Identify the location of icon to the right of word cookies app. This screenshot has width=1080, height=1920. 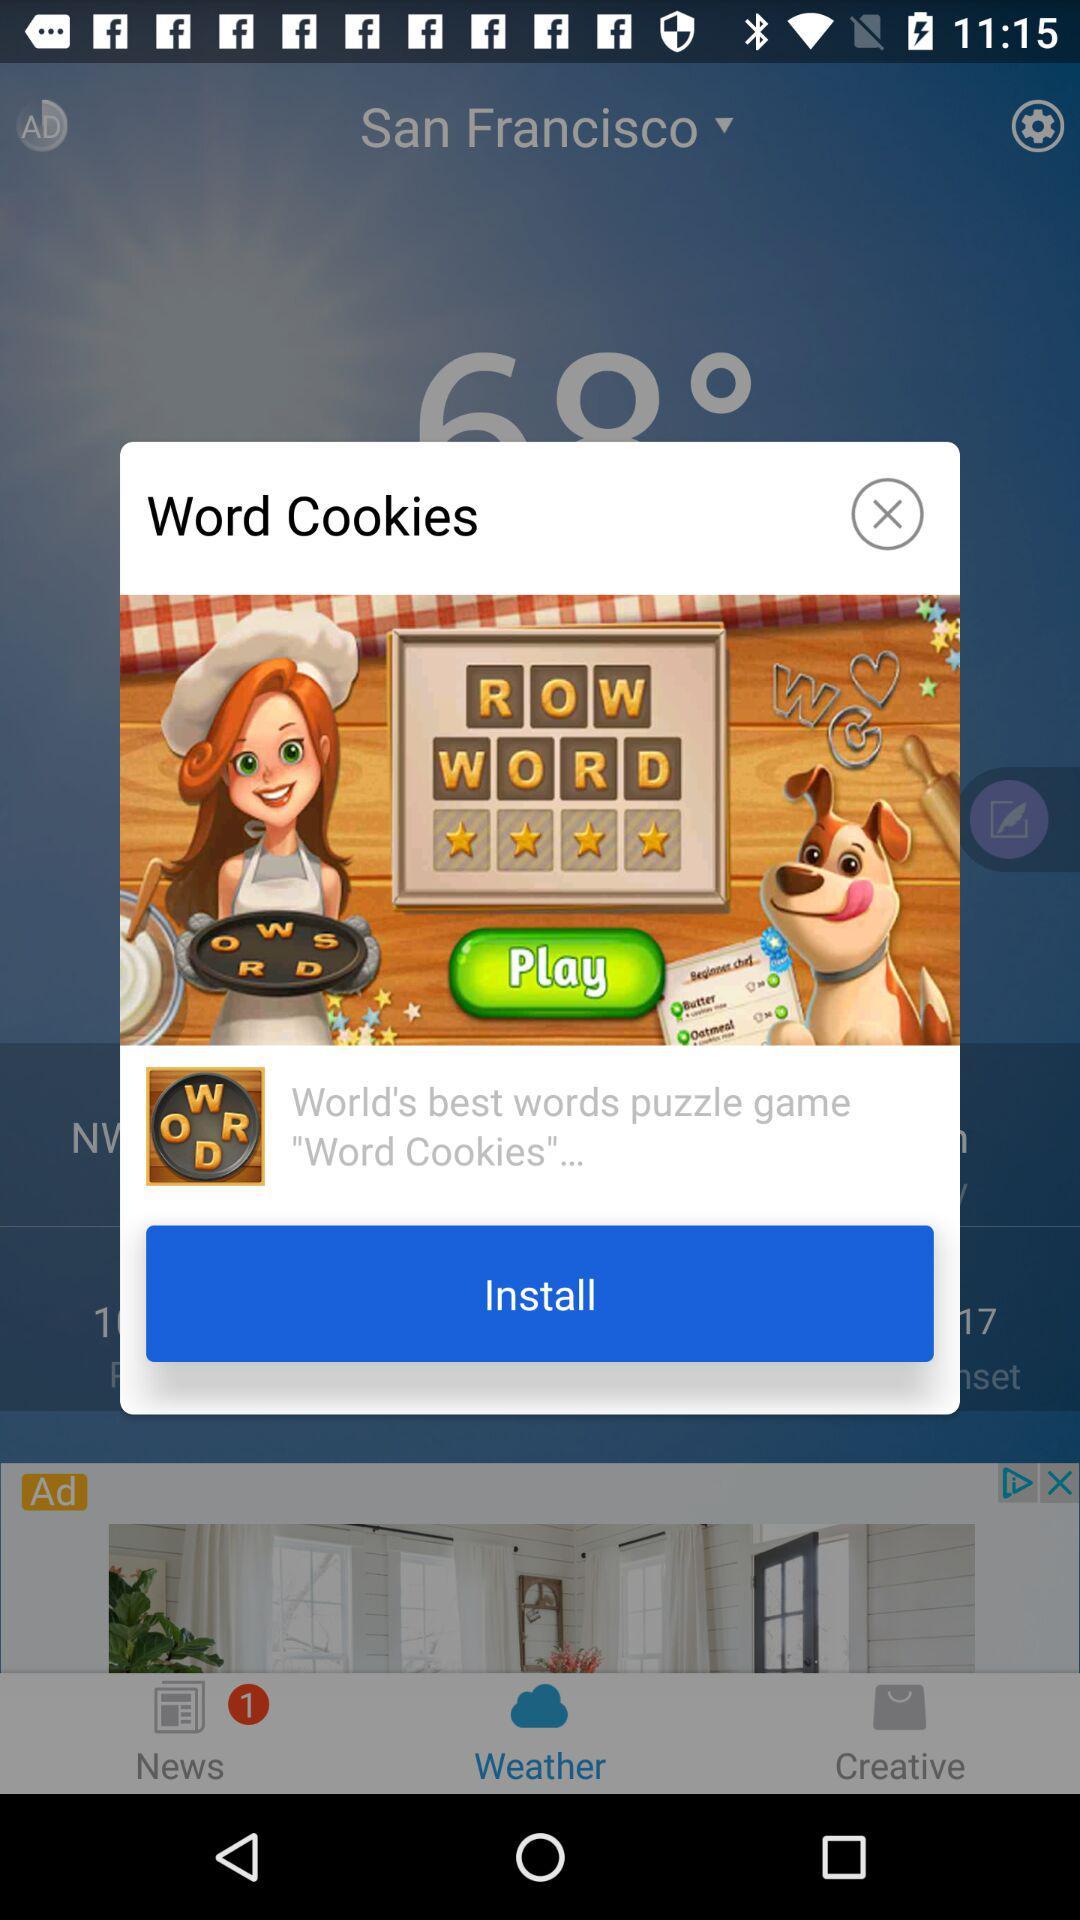
(886, 514).